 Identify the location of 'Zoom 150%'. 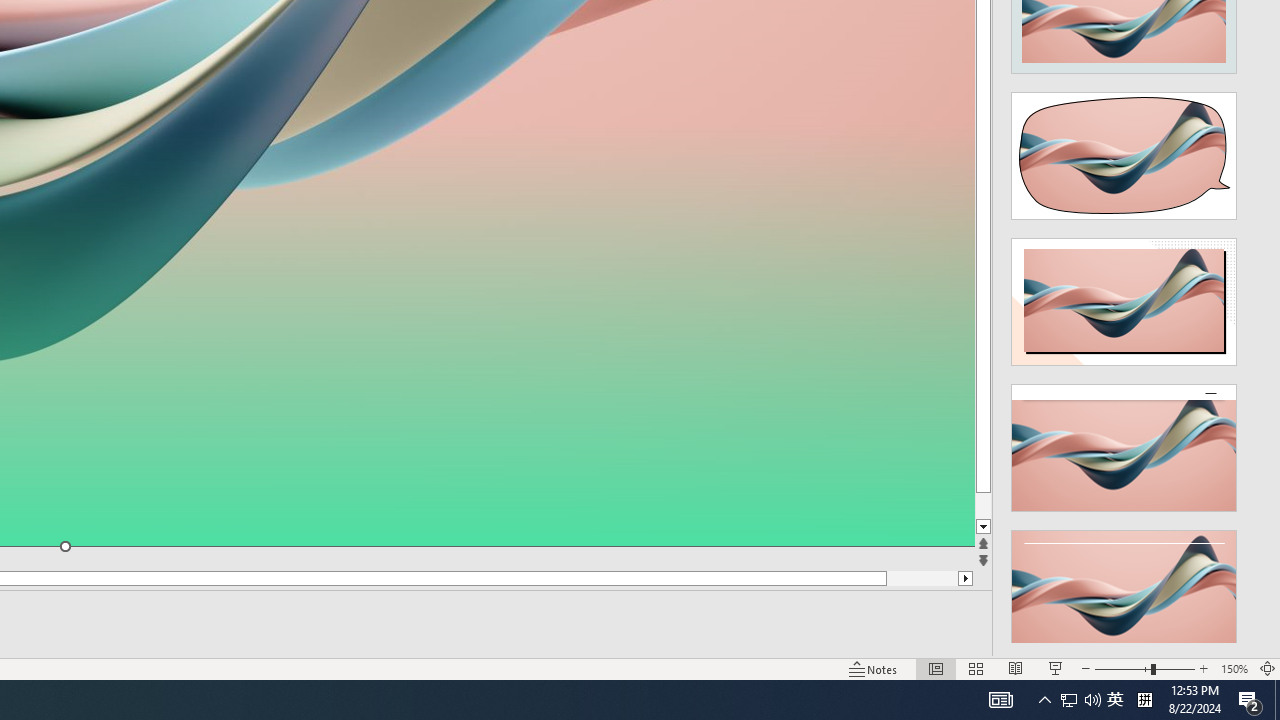
(1233, 669).